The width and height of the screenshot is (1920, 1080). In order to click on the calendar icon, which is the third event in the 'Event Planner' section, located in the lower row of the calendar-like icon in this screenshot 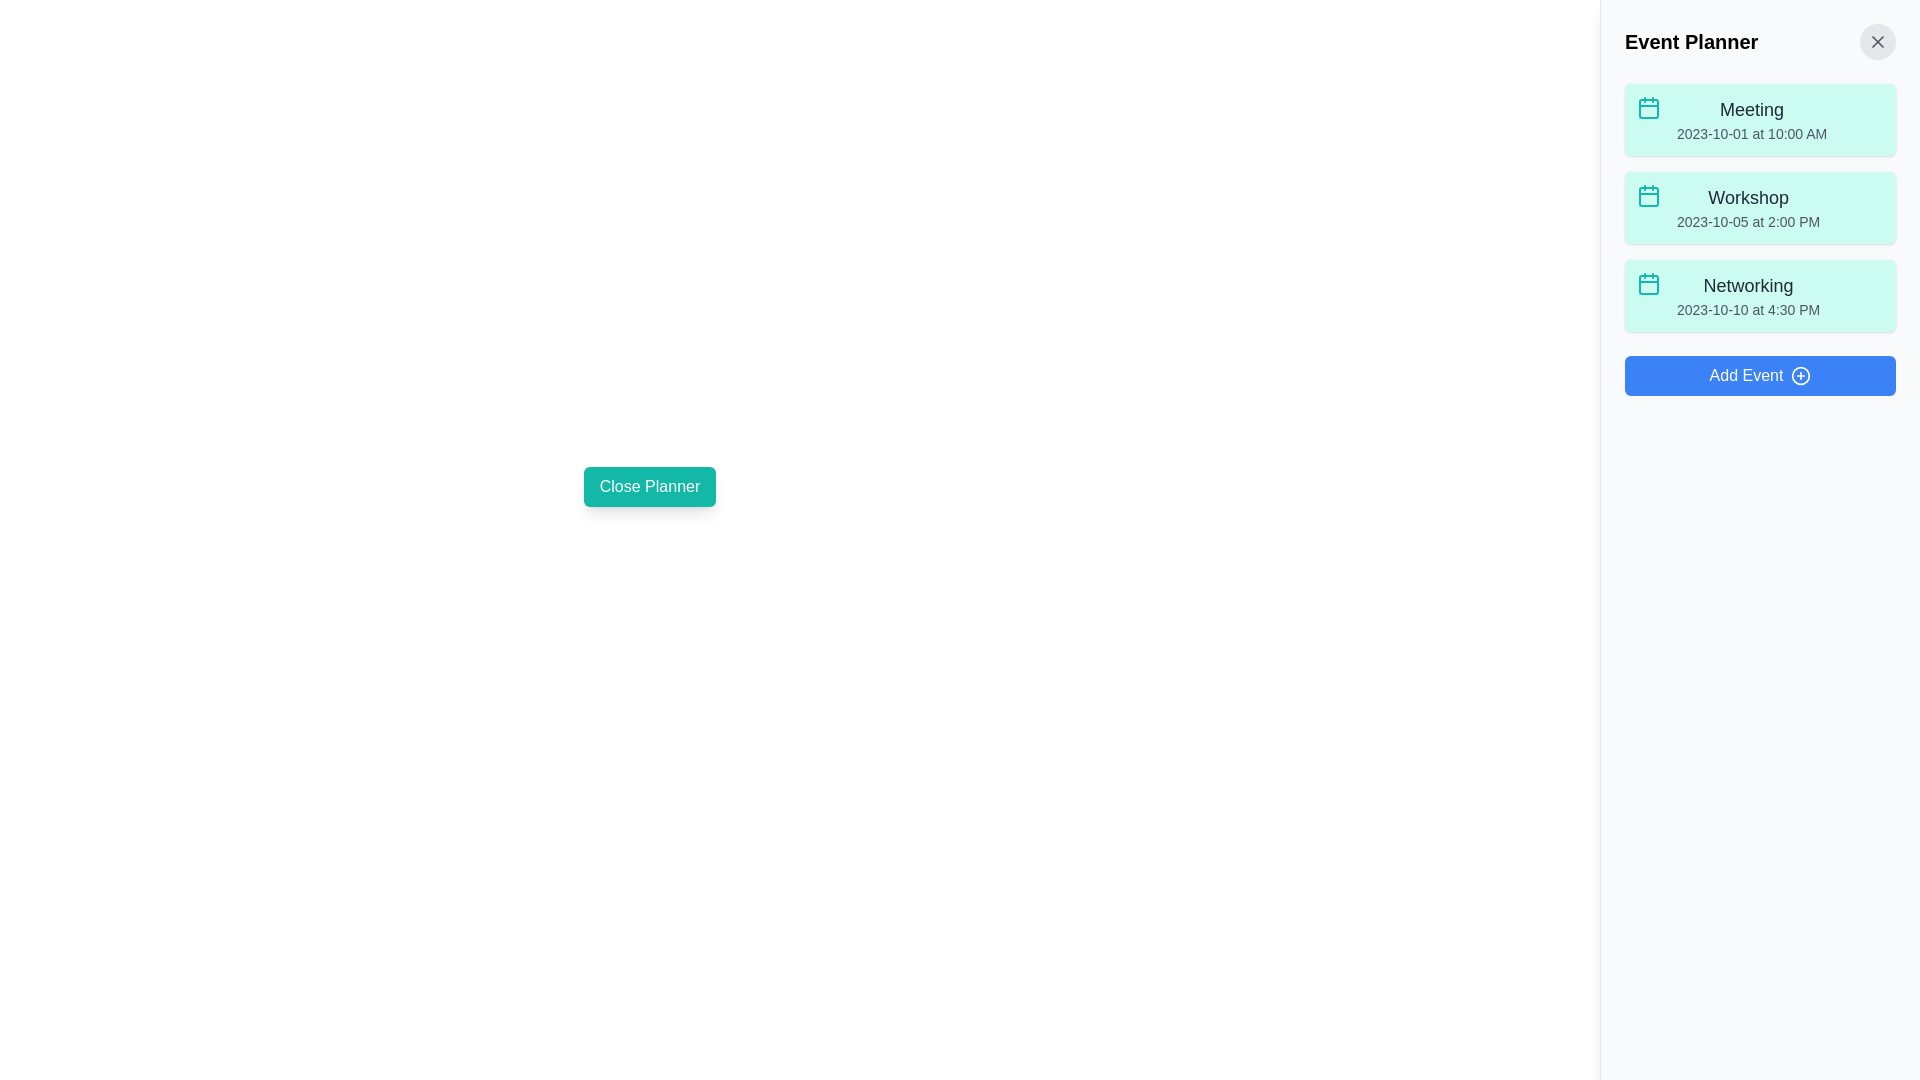, I will do `click(1649, 285)`.